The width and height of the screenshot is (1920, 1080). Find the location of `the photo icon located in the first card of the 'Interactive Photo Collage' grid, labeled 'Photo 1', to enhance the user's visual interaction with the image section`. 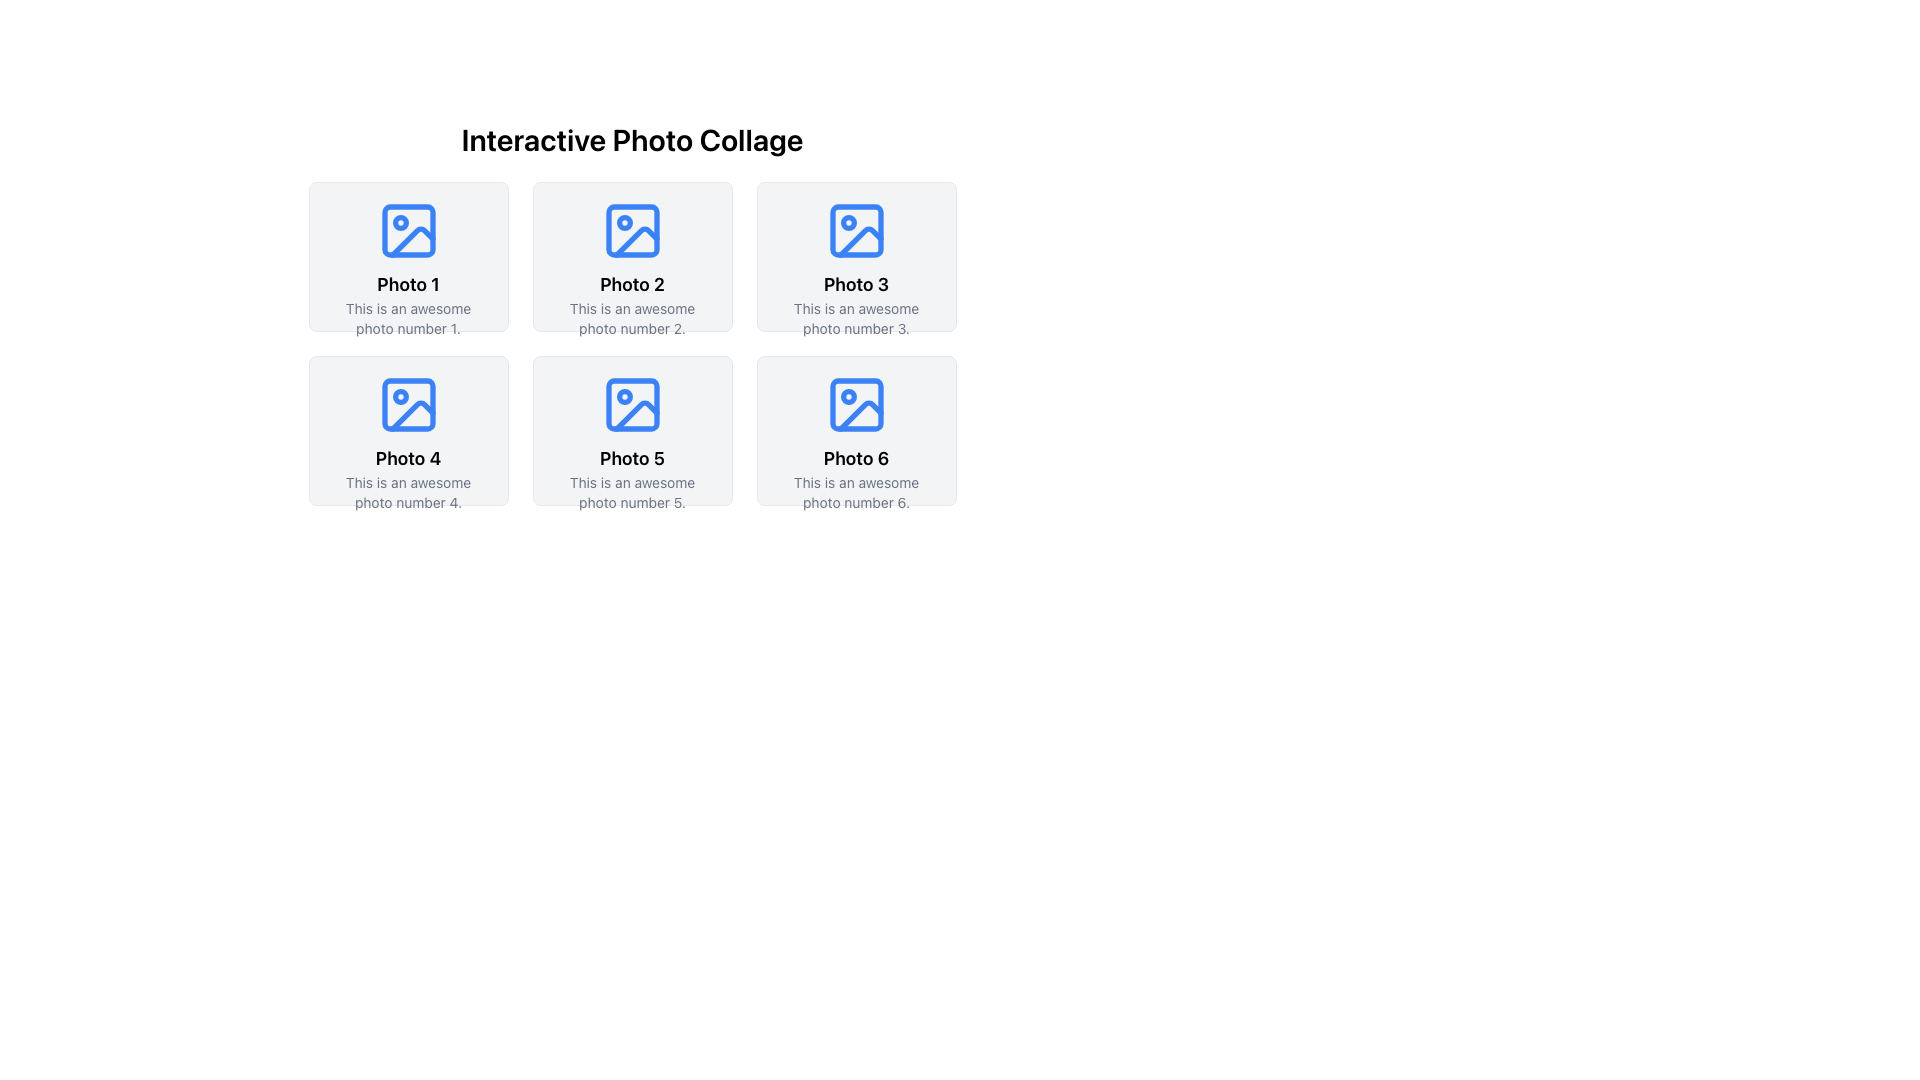

the photo icon located in the first card of the 'Interactive Photo Collage' grid, labeled 'Photo 1', to enhance the user's visual interaction with the image section is located at coordinates (407, 230).